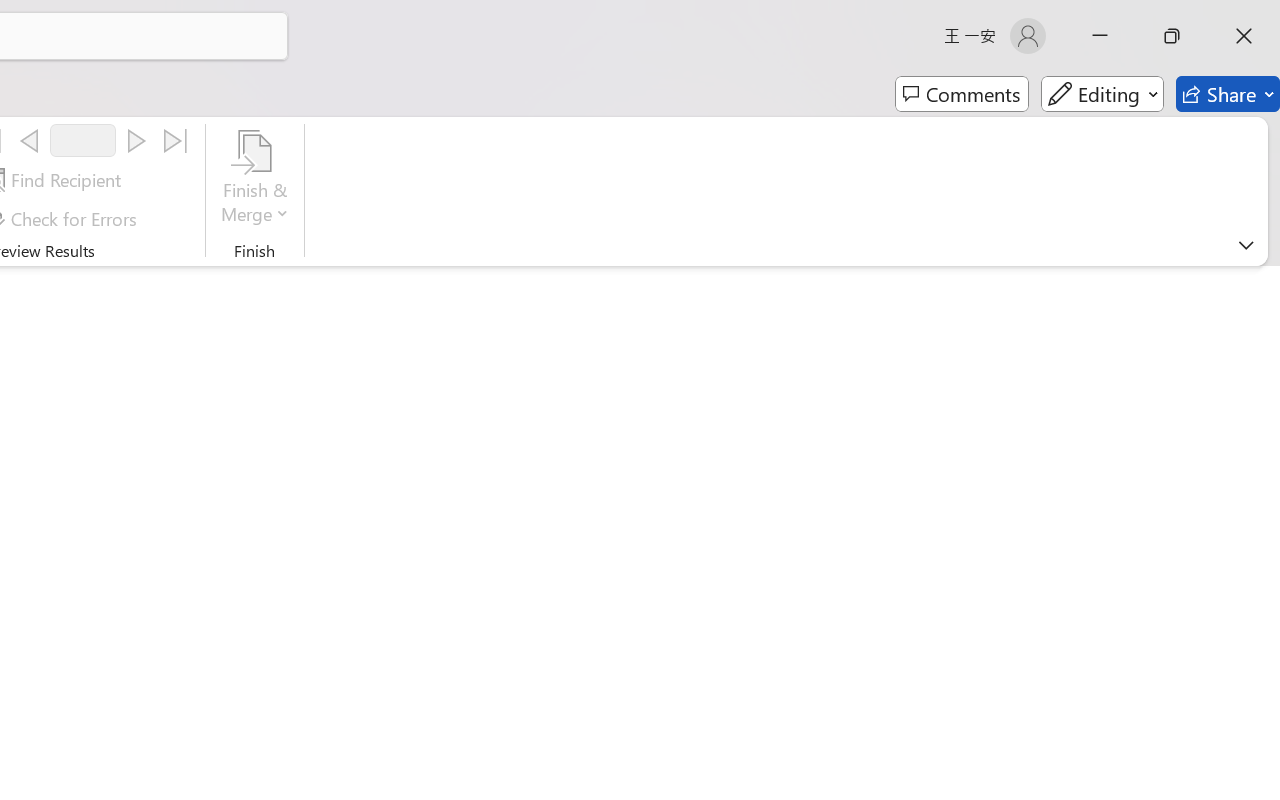  Describe the element at coordinates (29, 141) in the screenshot. I see `'Previous'` at that location.